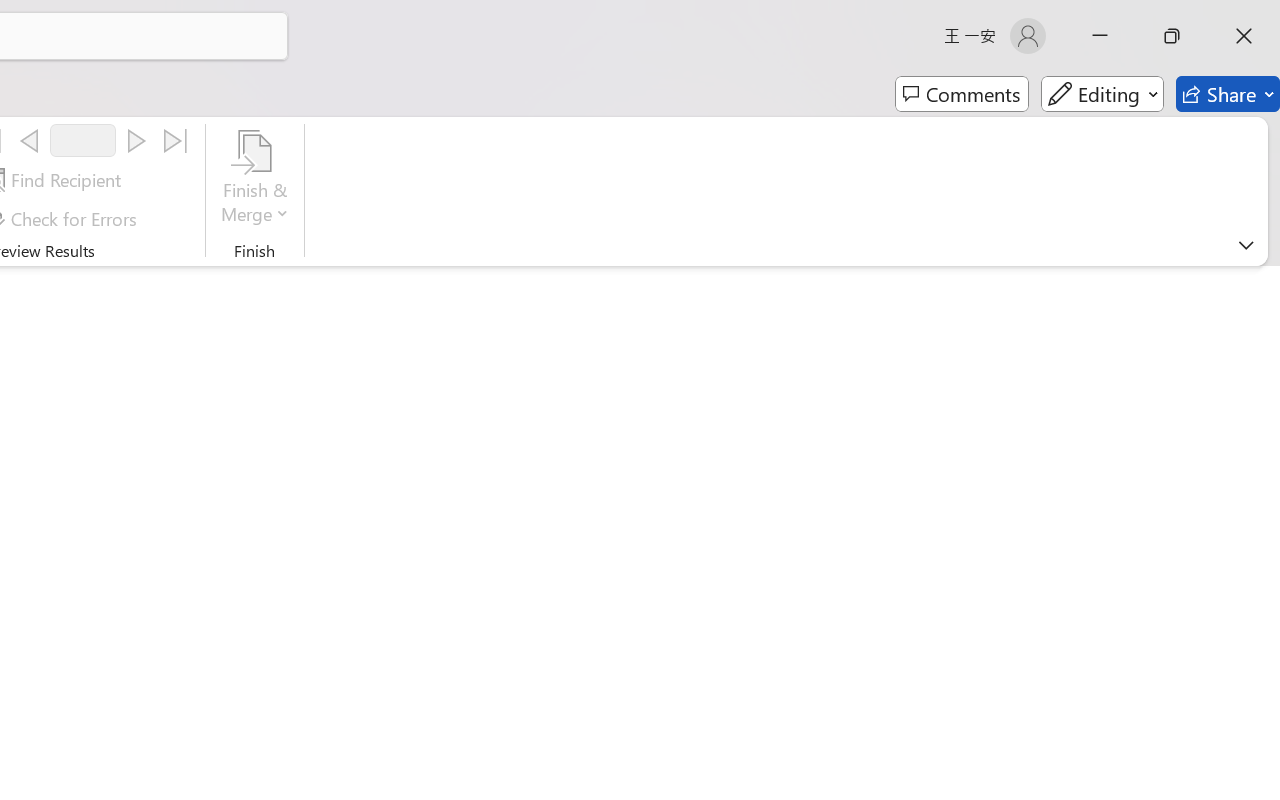  Describe the element at coordinates (29, 141) in the screenshot. I see `'Previous'` at that location.